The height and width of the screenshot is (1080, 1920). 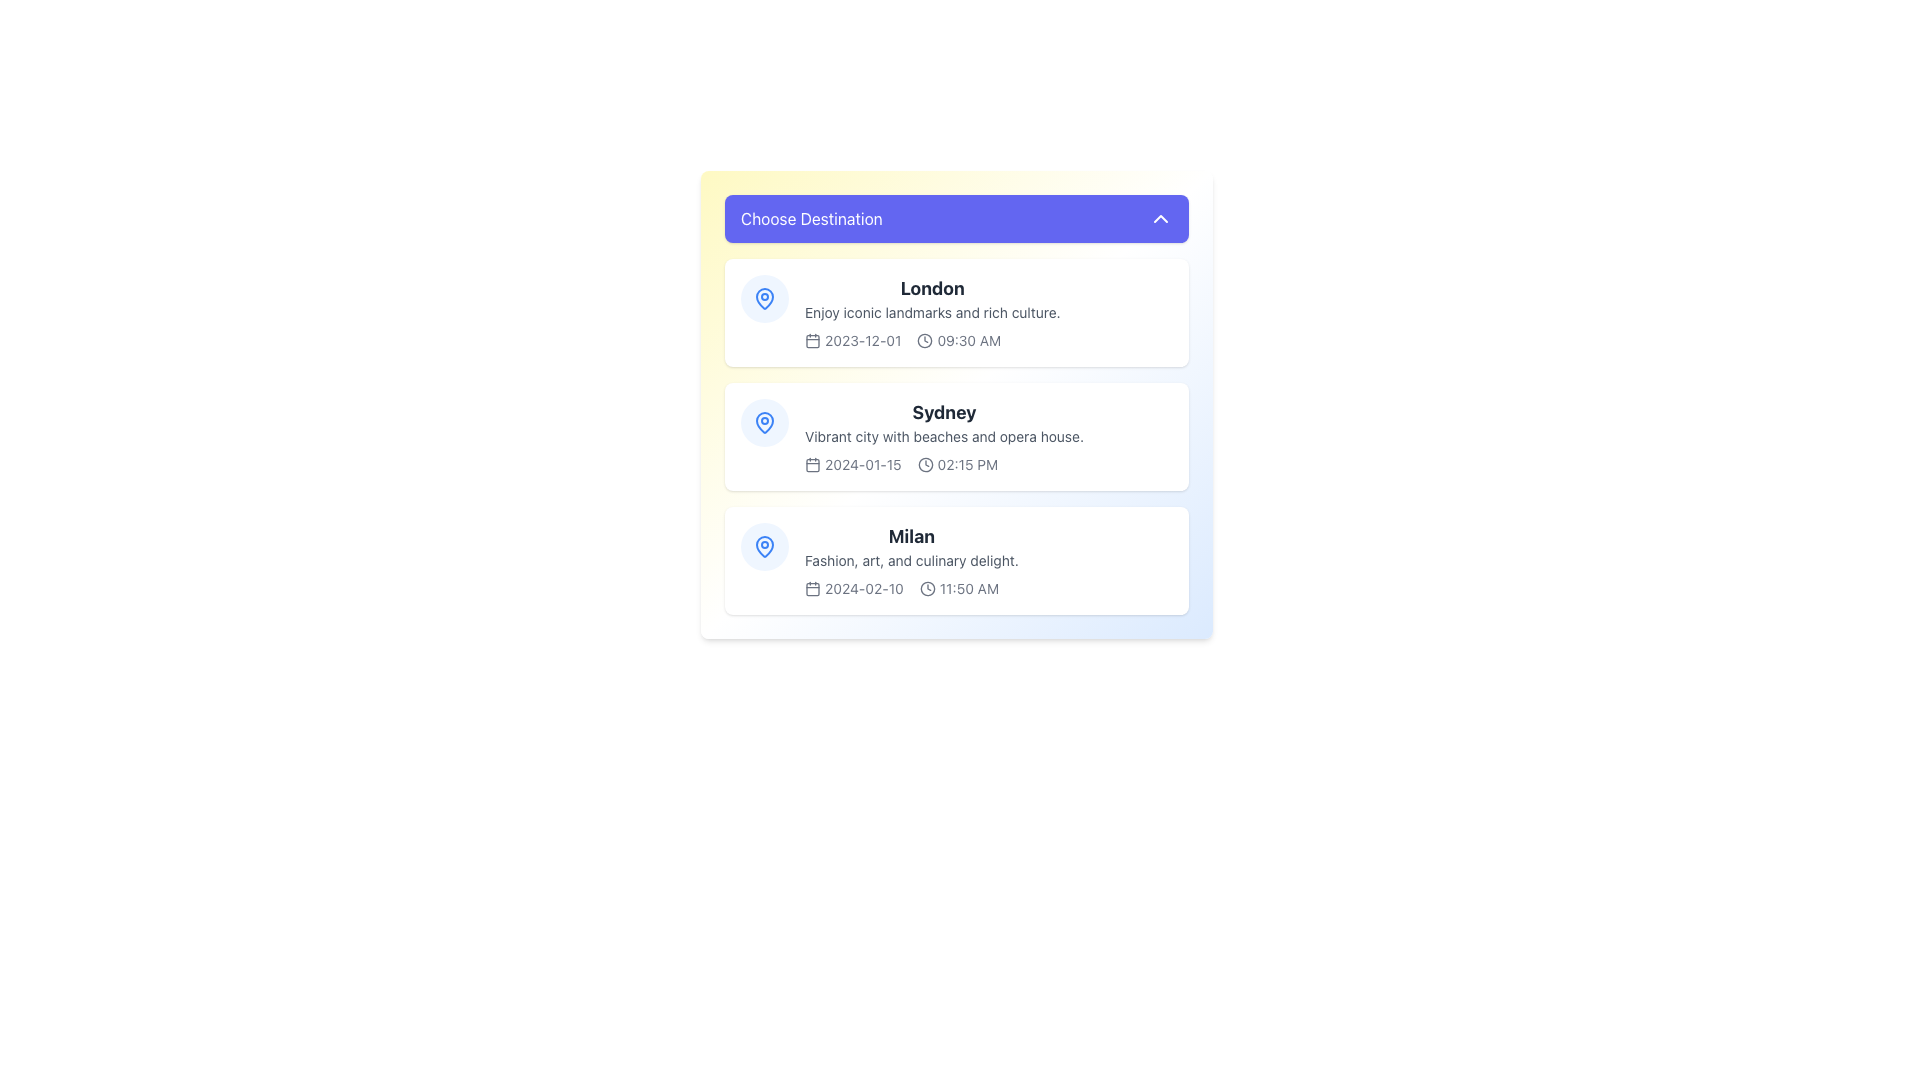 What do you see at coordinates (926, 588) in the screenshot?
I see `the Decorative Icon located in the bottommost card titled 'Milan', positioned to the right of the date and aligned with the time text '11:50 AM'` at bounding box center [926, 588].